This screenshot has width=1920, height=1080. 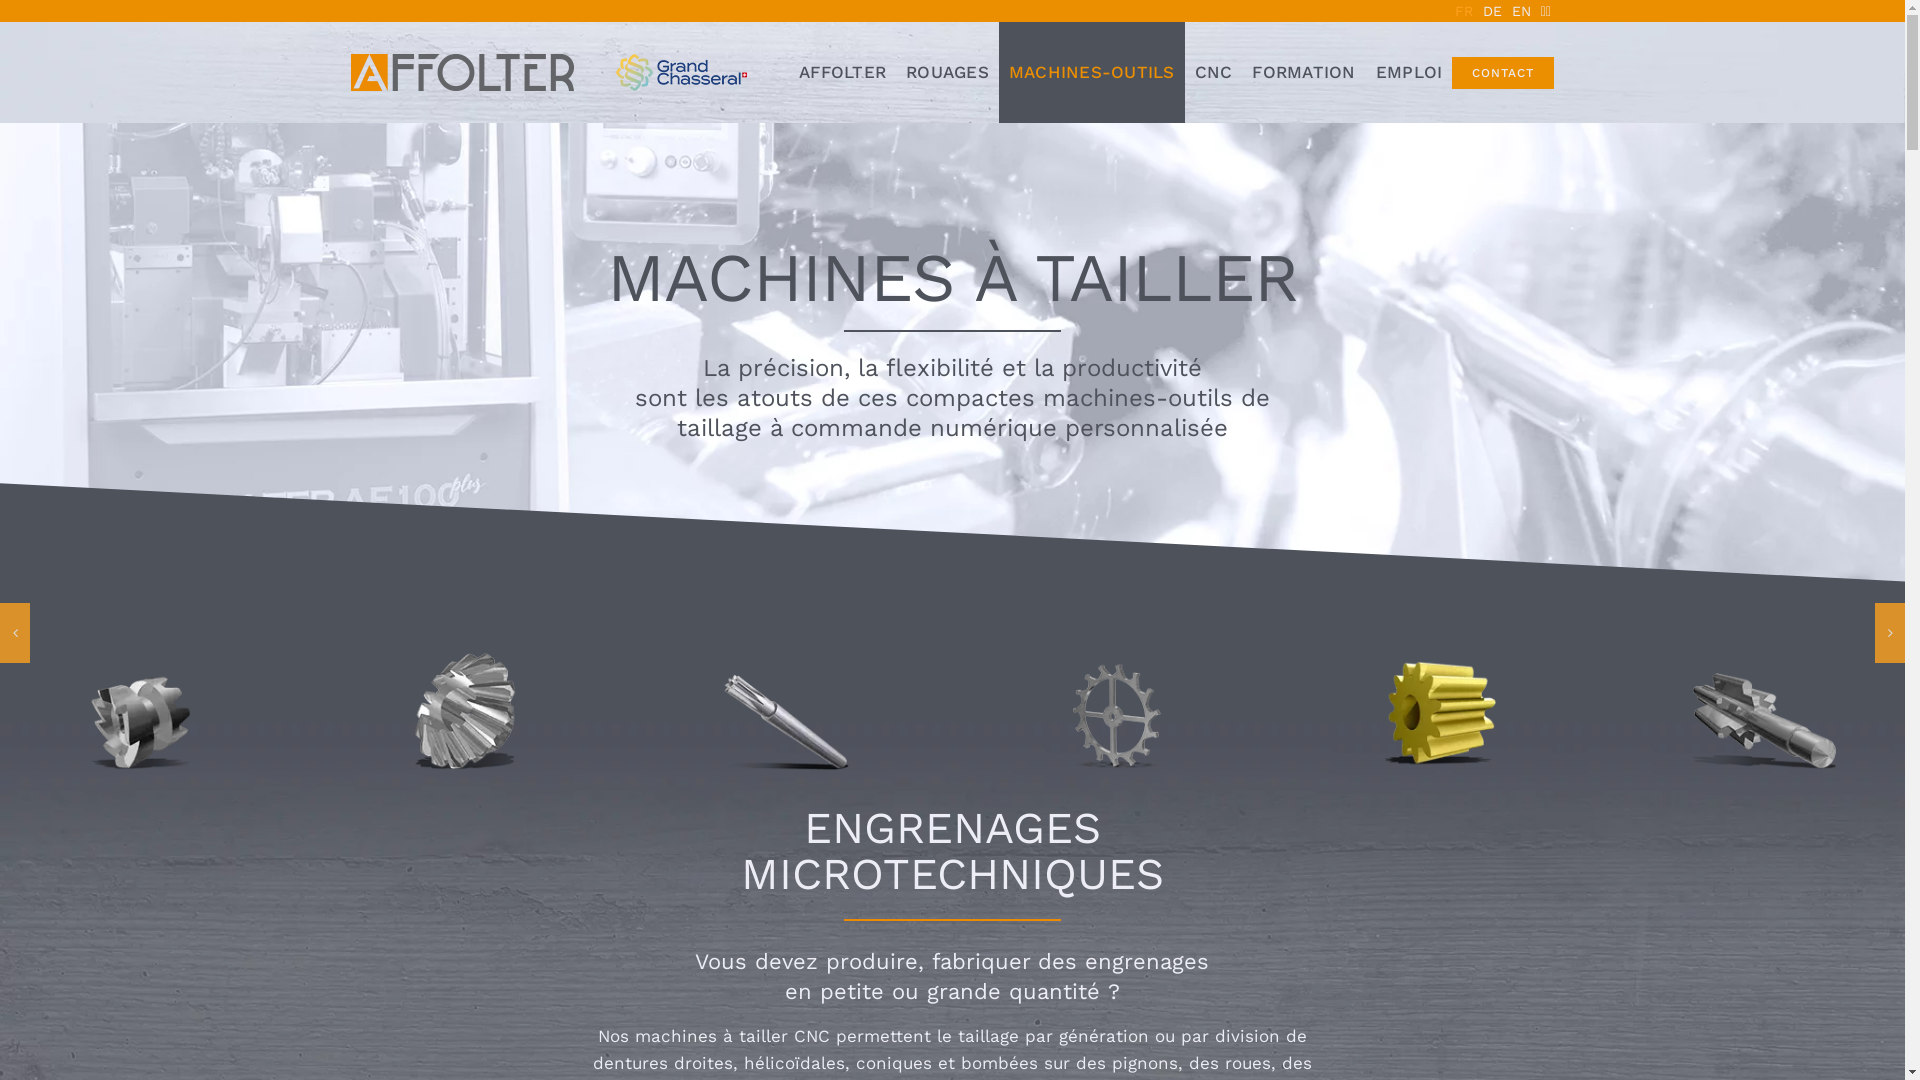 I want to click on 'CNC', so click(x=1185, y=71).